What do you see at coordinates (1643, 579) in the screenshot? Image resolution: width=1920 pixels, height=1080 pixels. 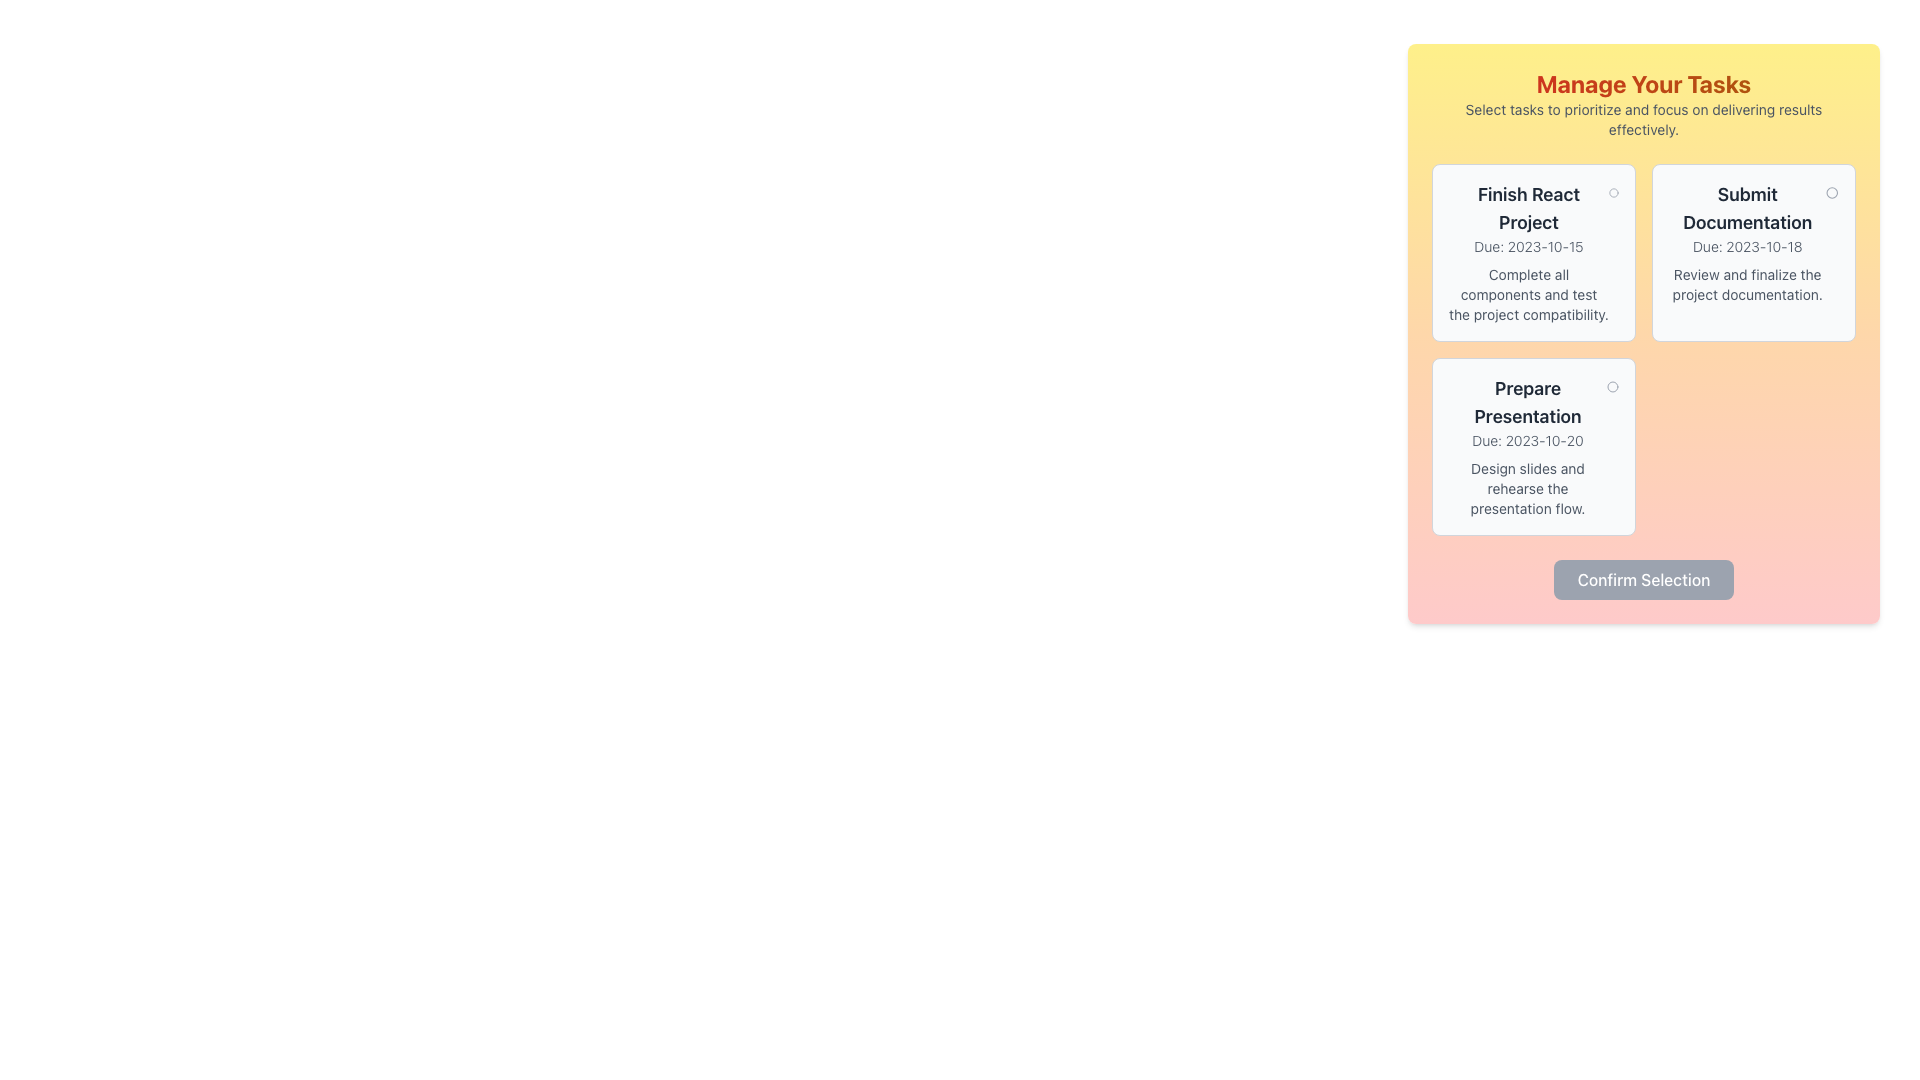 I see `the confirmation button located at the bottom of the layout to confirm the user's selection of tasks from the cards above` at bounding box center [1643, 579].